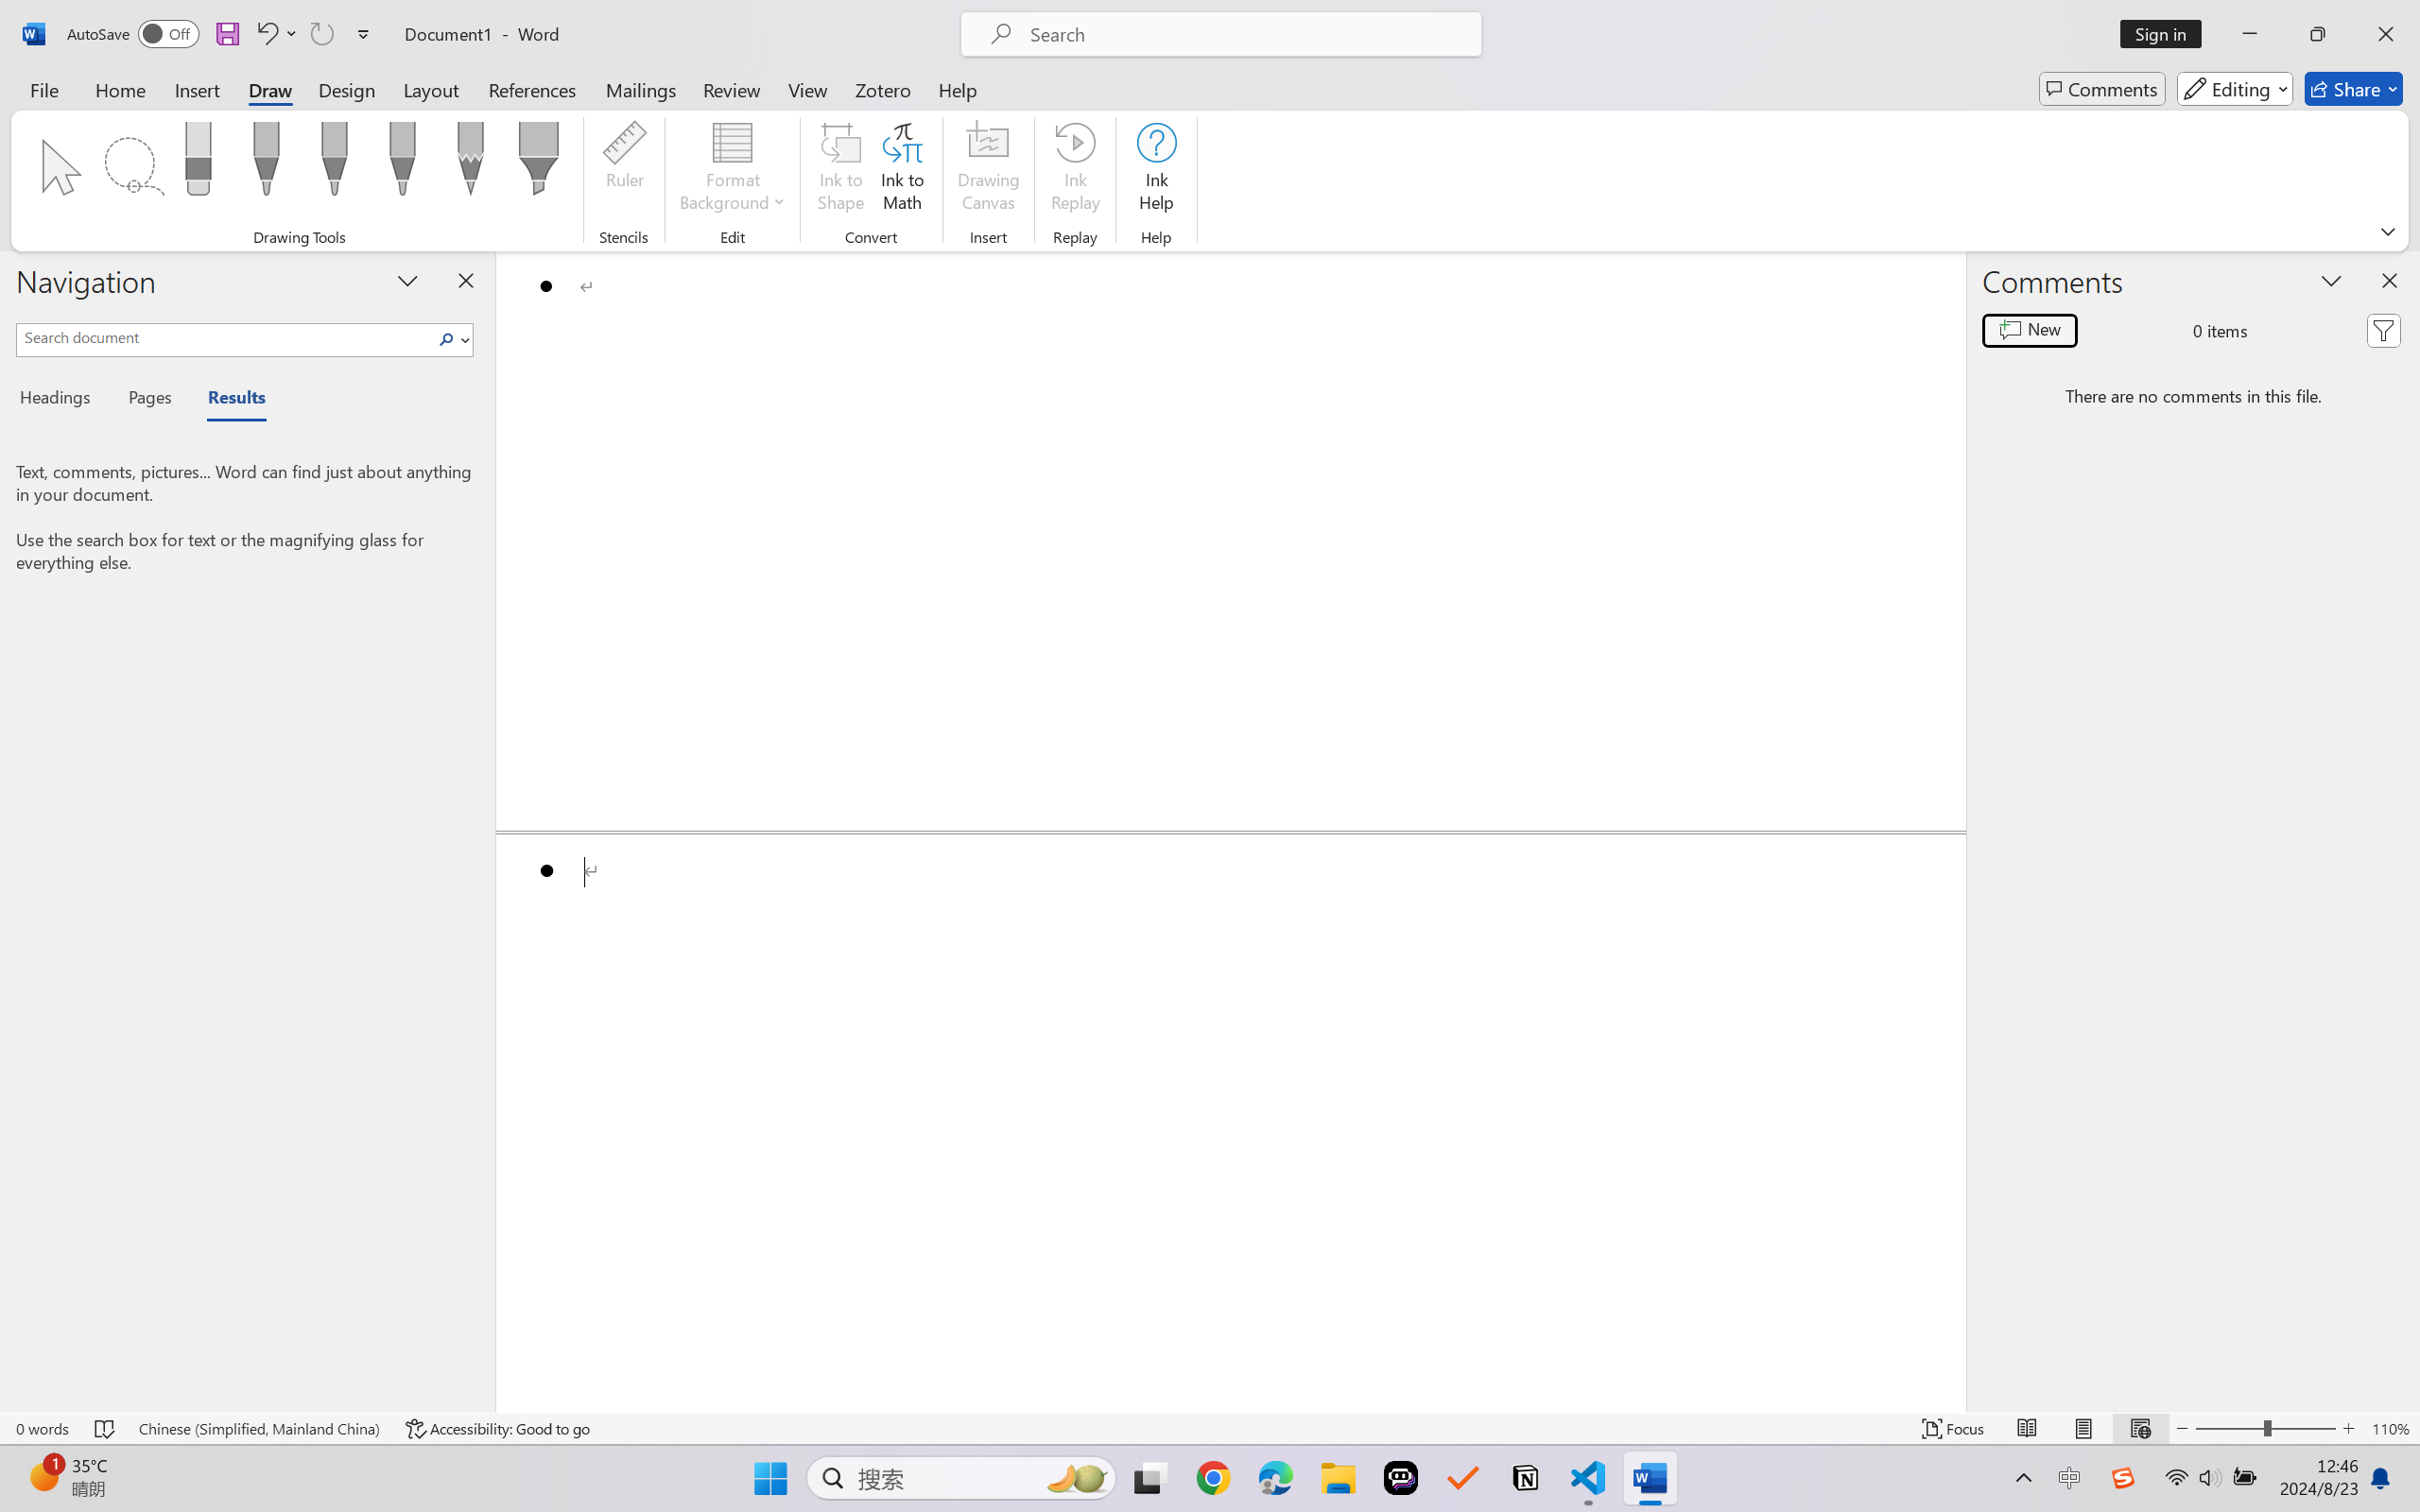 Image resolution: width=2420 pixels, height=1512 pixels. What do you see at coordinates (226, 401) in the screenshot?
I see `'Results'` at bounding box center [226, 401].